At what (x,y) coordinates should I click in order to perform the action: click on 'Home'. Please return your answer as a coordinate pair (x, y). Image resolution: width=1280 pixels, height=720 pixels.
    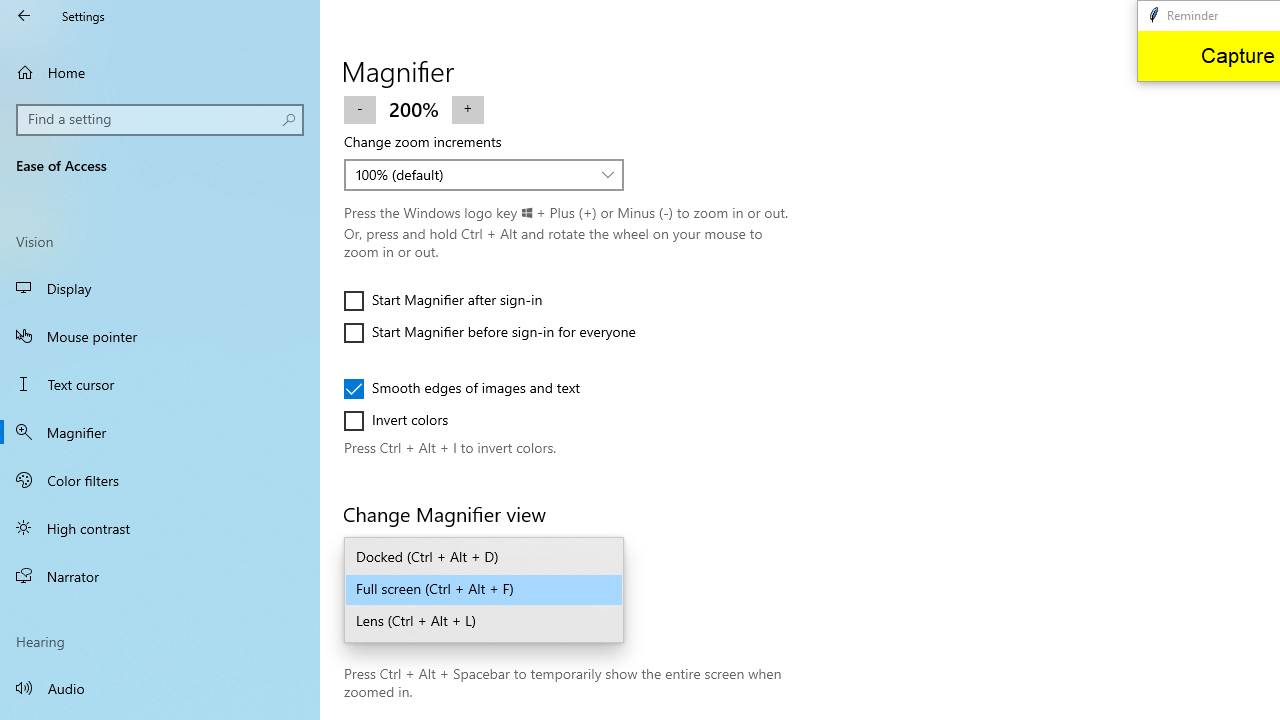
    Looking at the image, I should click on (160, 71).